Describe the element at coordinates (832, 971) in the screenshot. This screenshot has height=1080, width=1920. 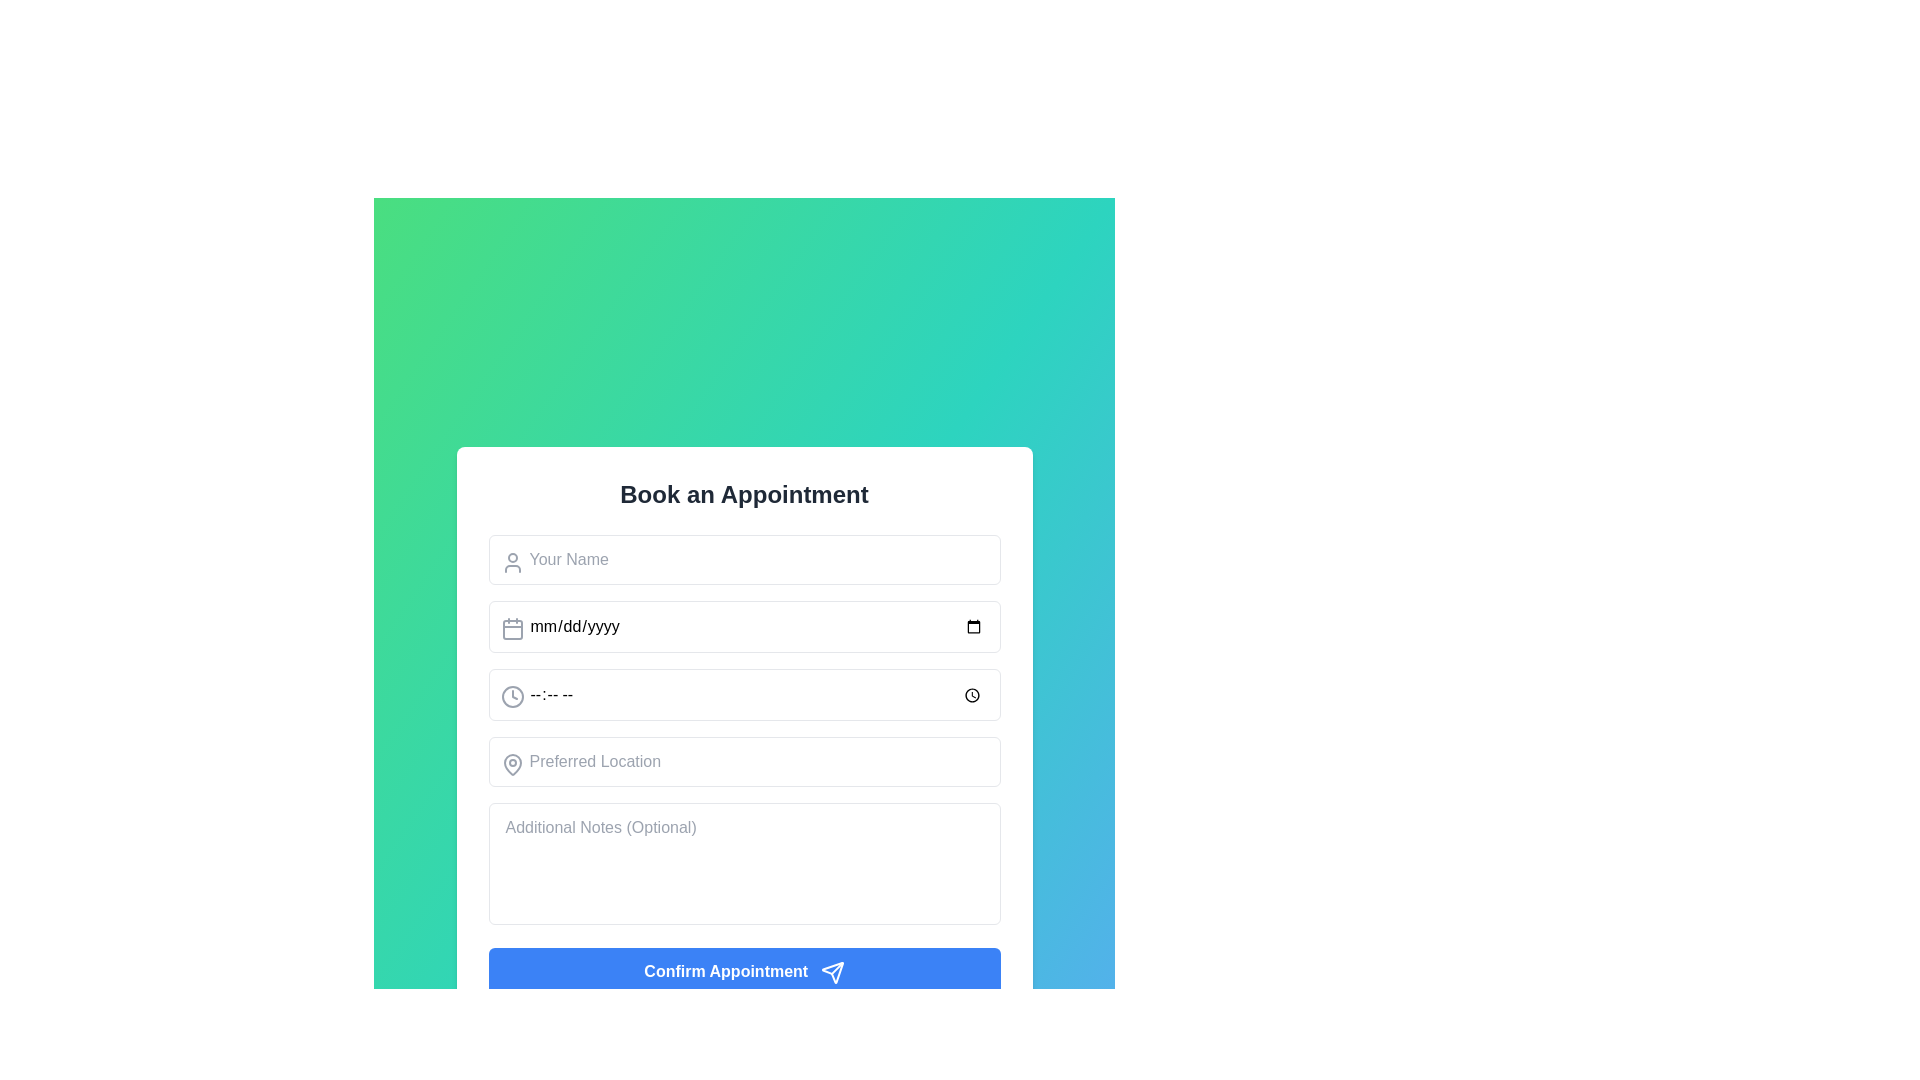
I see `the send icon, which is a stylized paper plane with a white outline on a blue background, located to the right of the 'Confirm Appointment' button` at that location.